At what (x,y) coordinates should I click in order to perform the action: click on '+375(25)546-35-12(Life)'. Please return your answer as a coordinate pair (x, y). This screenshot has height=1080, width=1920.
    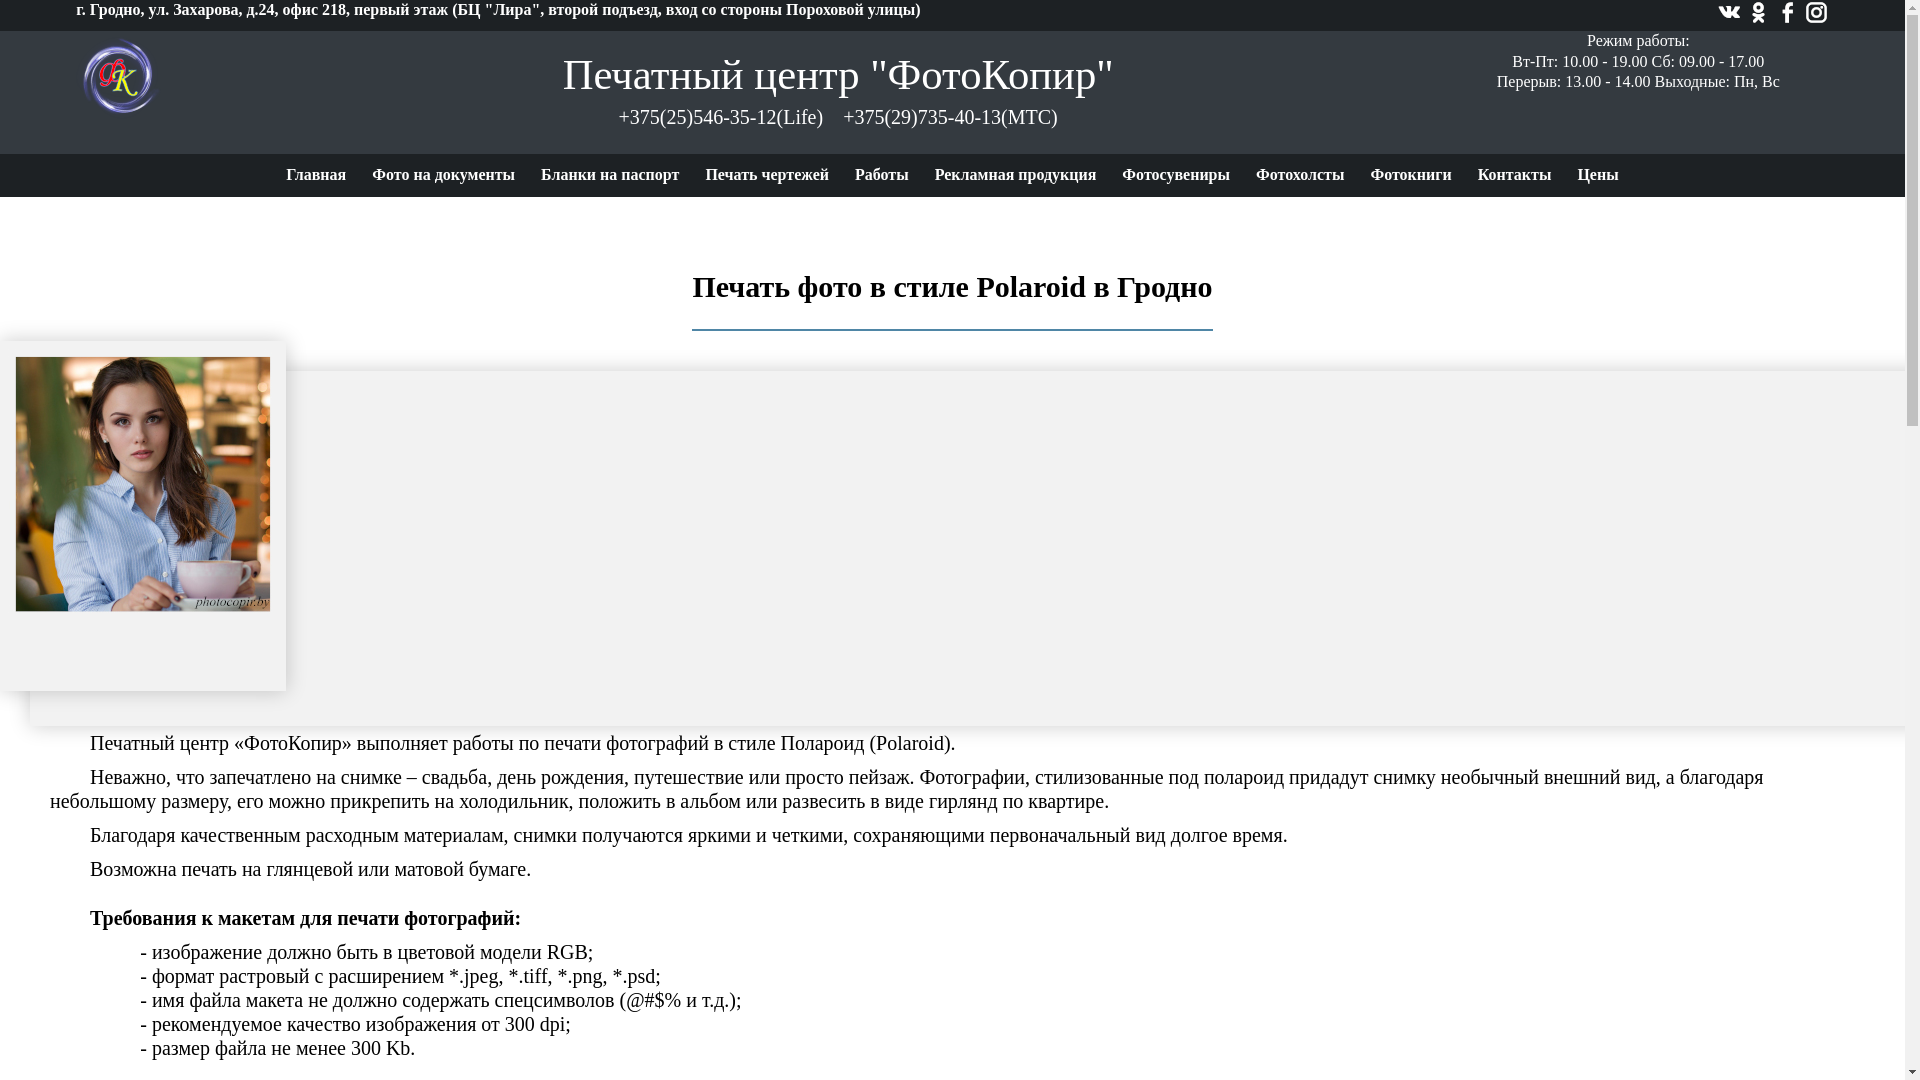
    Looking at the image, I should click on (720, 116).